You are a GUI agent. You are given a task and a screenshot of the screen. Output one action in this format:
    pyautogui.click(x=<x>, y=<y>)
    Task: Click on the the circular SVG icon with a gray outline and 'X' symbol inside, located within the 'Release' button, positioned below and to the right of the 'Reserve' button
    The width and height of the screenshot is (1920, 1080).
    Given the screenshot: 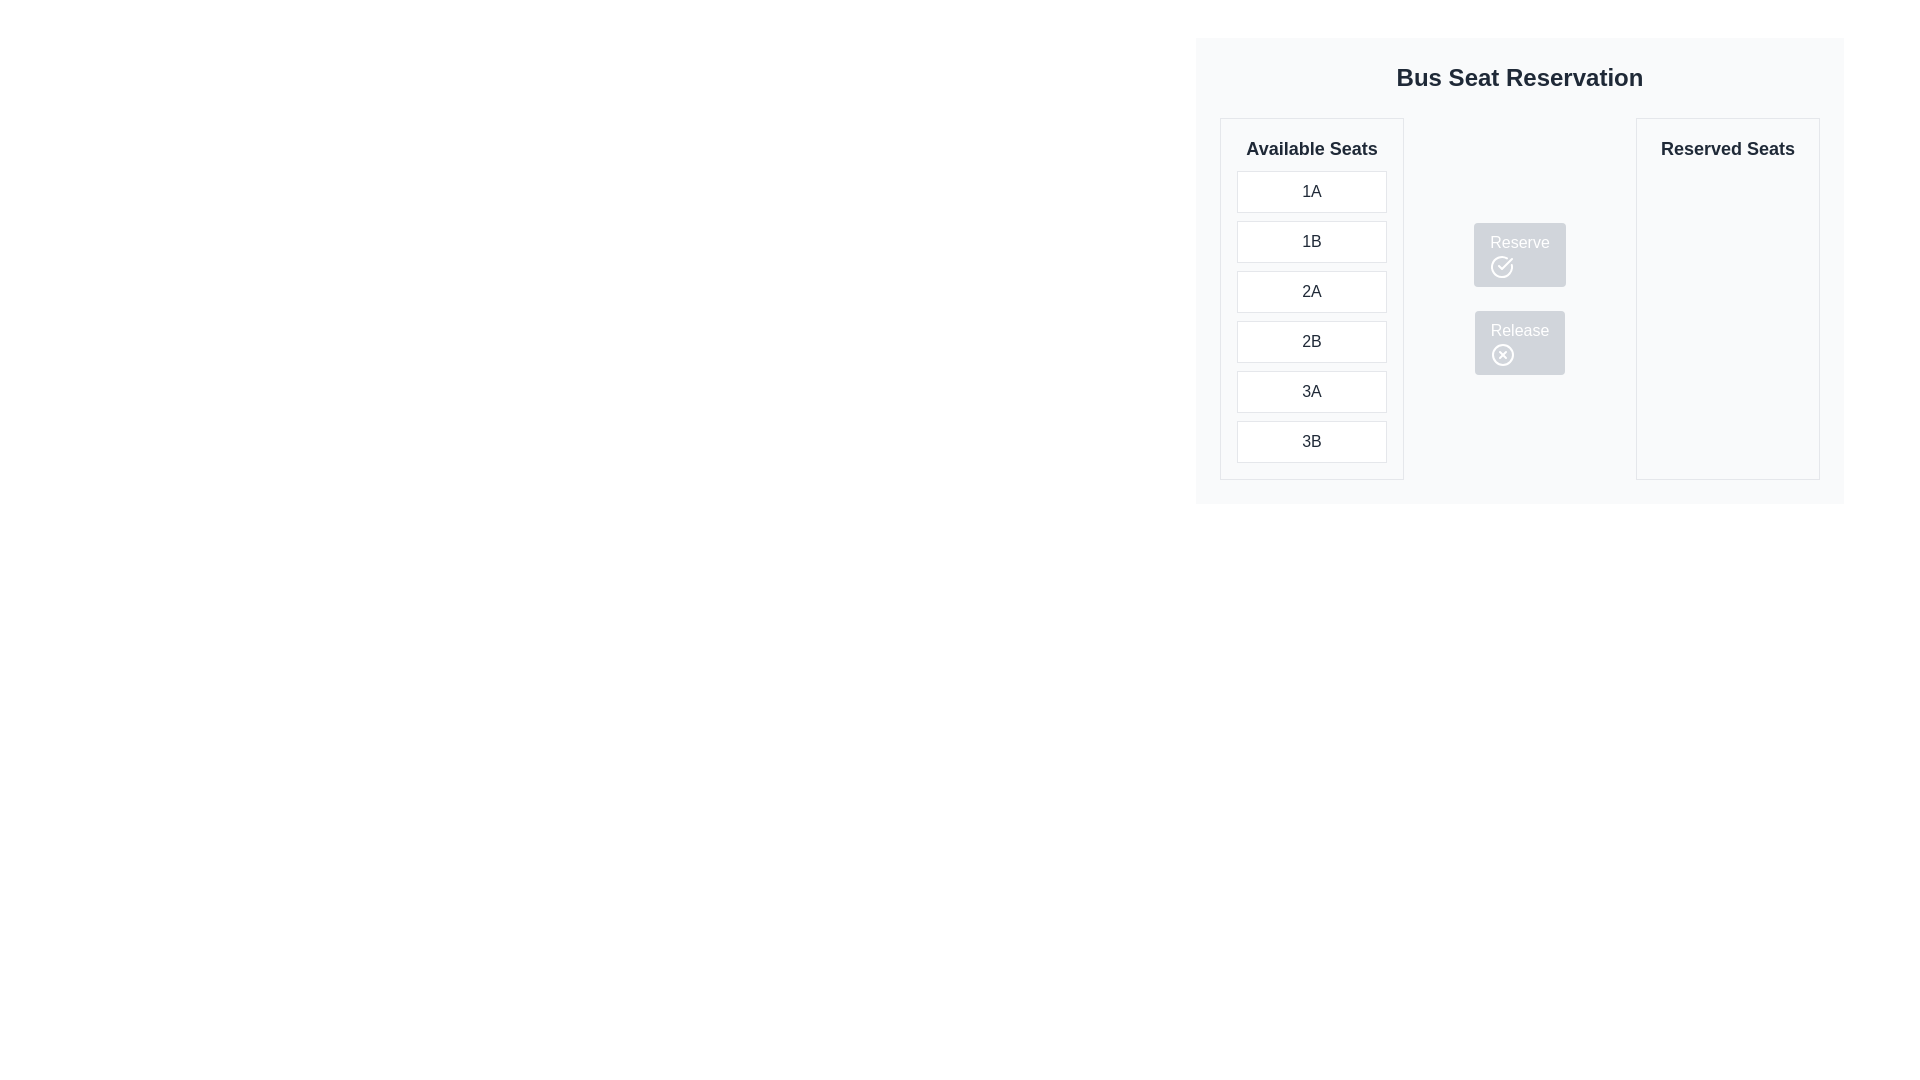 What is the action you would take?
    pyautogui.click(x=1502, y=353)
    